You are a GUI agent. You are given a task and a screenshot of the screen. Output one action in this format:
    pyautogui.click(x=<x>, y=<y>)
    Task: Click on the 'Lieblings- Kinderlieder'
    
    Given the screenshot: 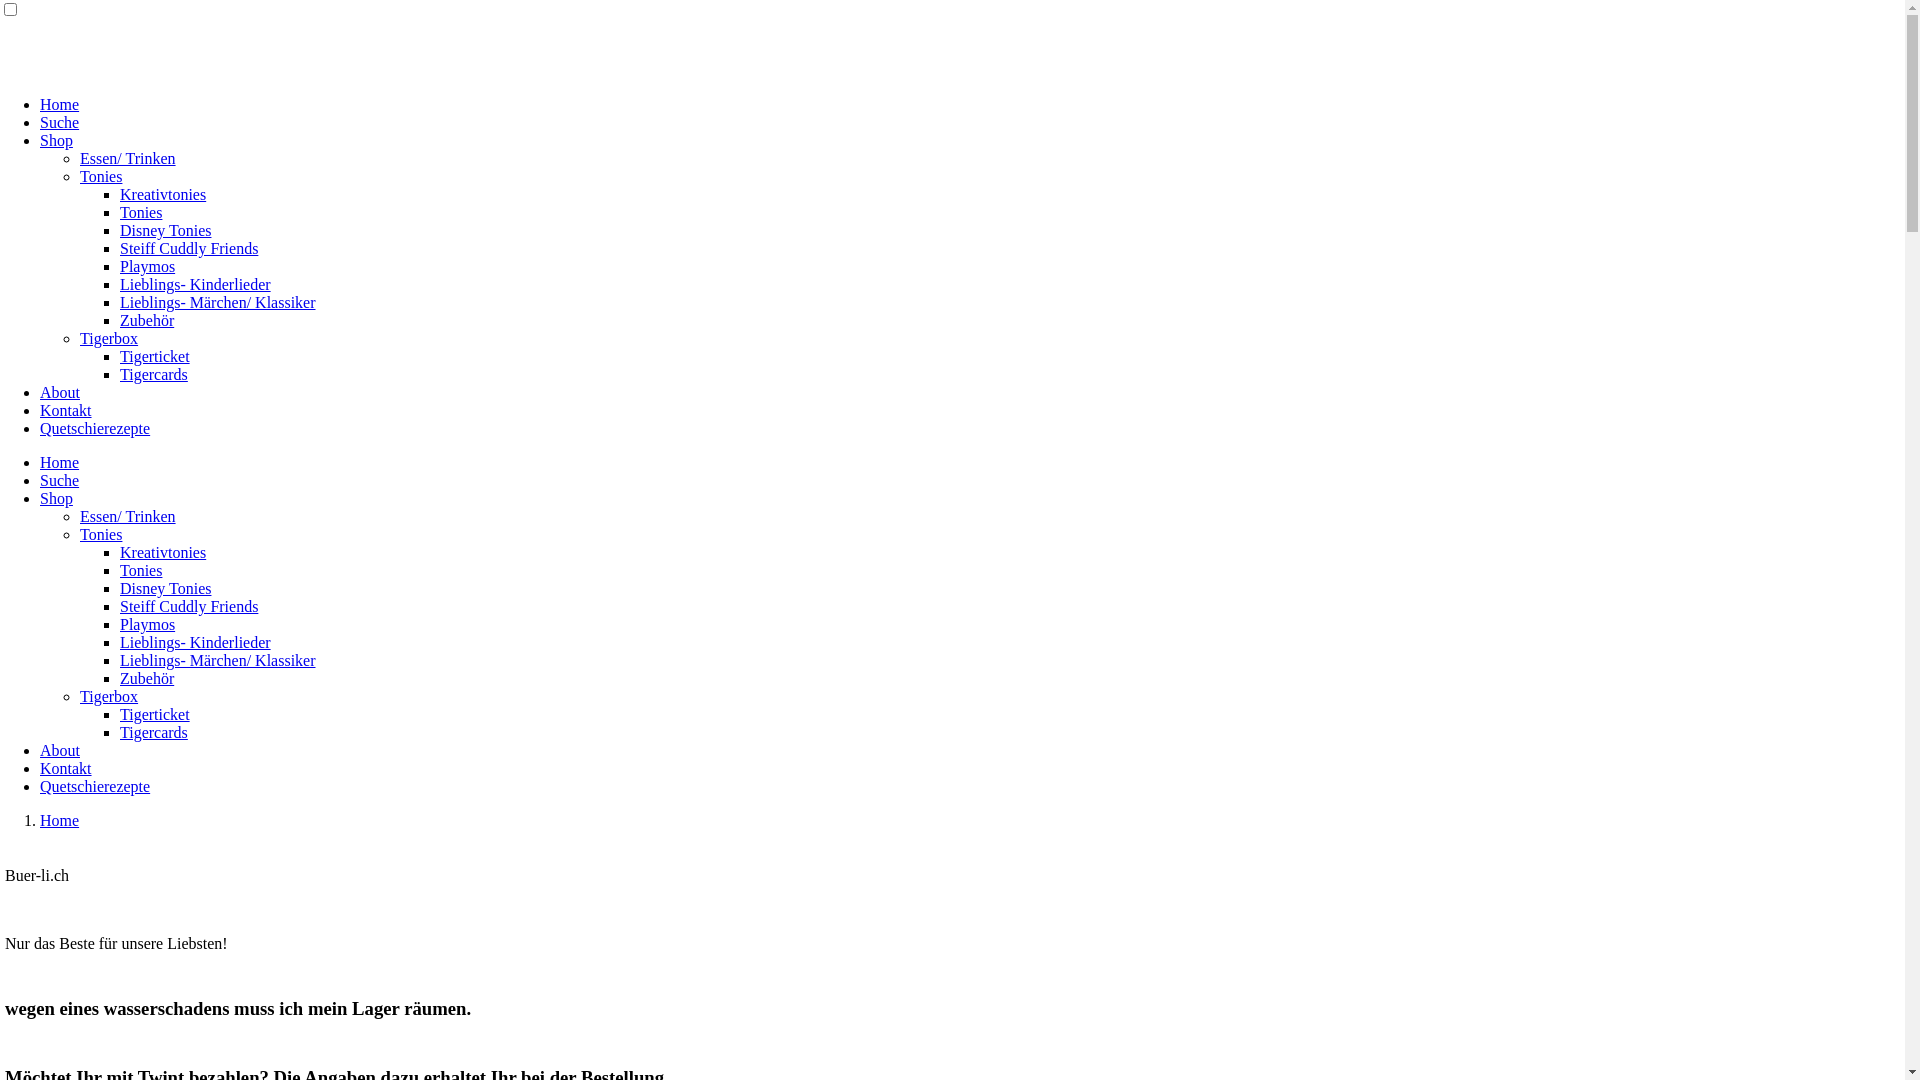 What is the action you would take?
    pyautogui.click(x=195, y=284)
    